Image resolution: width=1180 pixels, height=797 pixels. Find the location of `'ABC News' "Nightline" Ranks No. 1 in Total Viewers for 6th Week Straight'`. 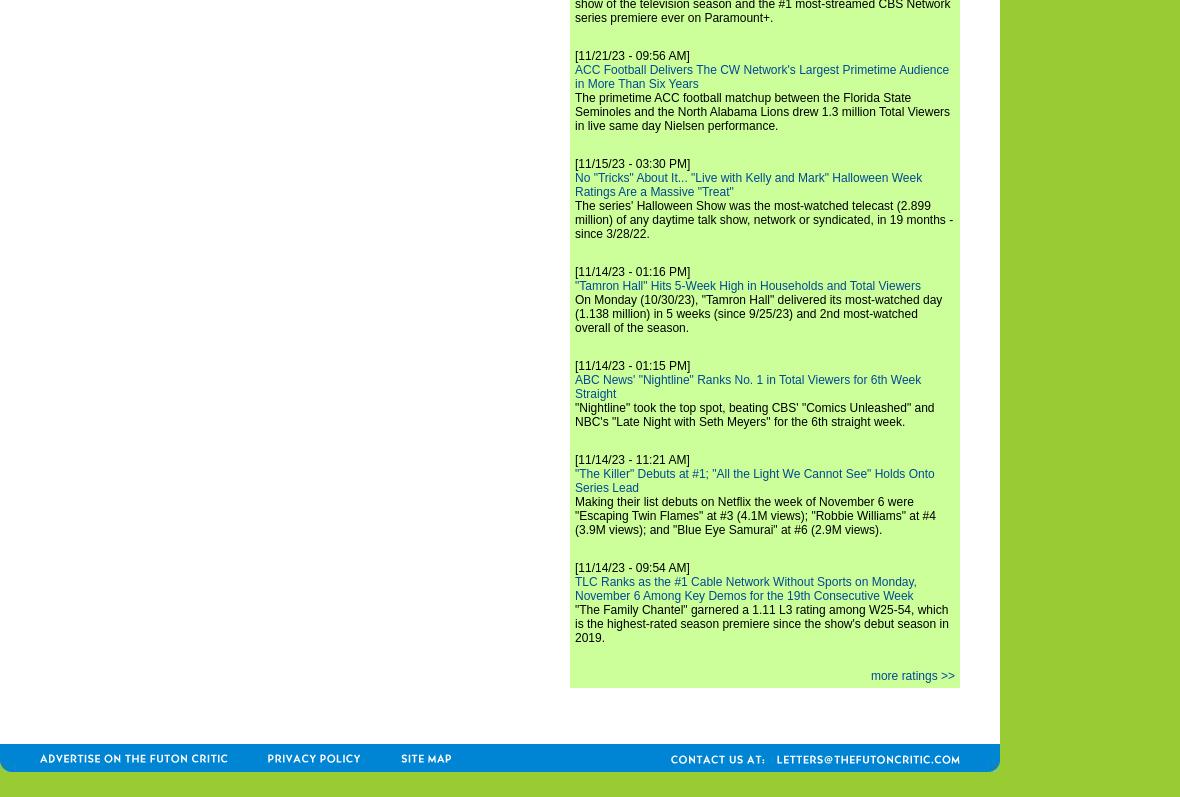

'ABC News' "Nightline" Ranks No. 1 in Total Viewers for 6th Week Straight' is located at coordinates (748, 386).